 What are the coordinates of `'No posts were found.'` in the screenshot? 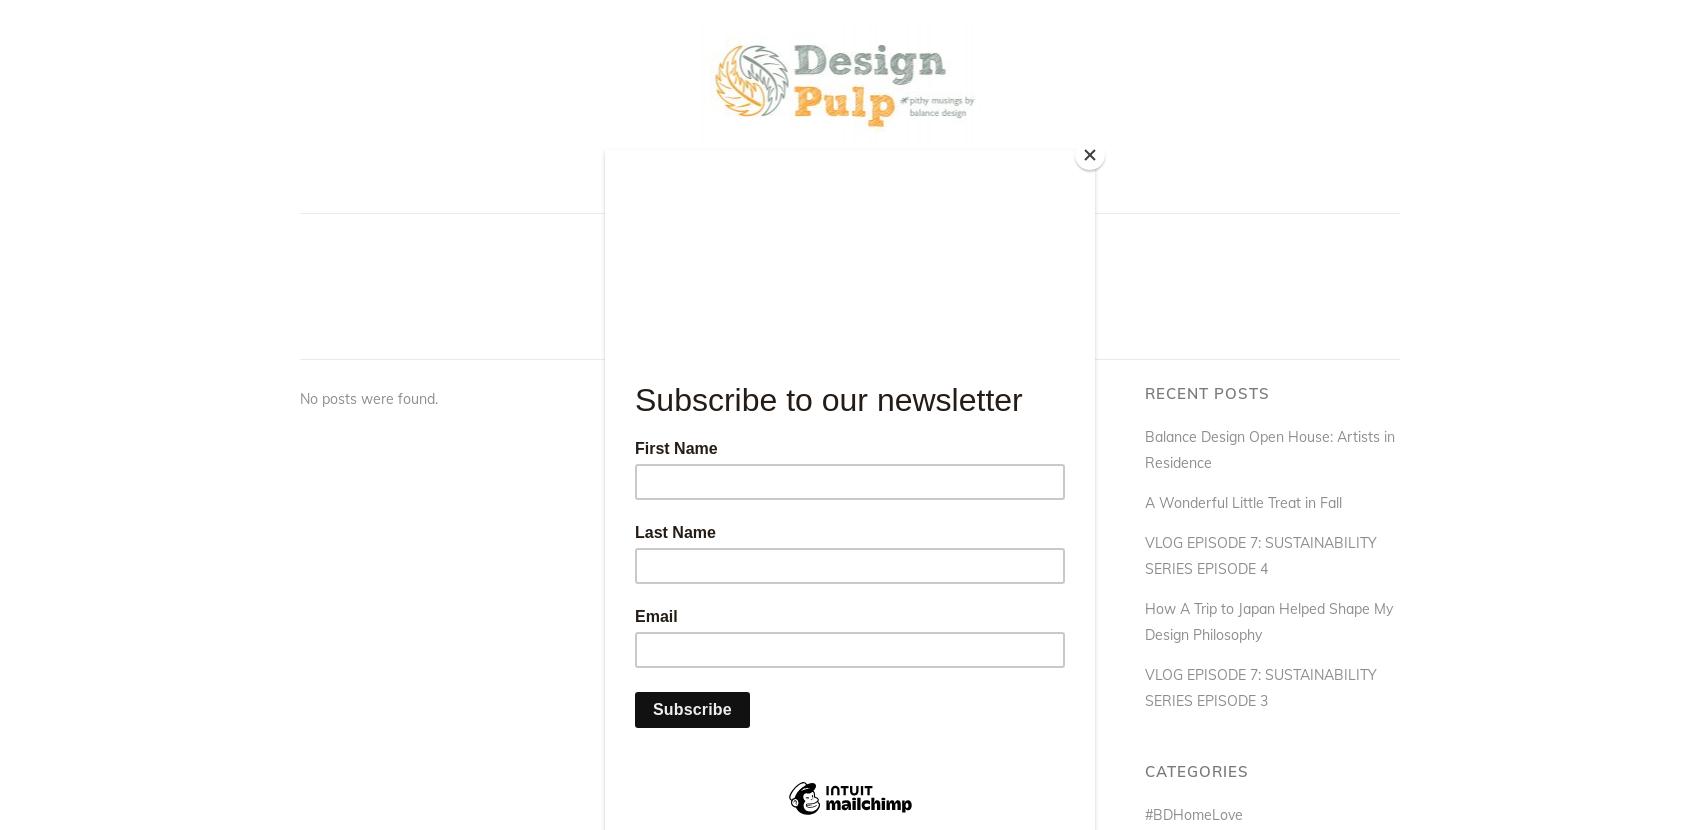 It's located at (300, 397).